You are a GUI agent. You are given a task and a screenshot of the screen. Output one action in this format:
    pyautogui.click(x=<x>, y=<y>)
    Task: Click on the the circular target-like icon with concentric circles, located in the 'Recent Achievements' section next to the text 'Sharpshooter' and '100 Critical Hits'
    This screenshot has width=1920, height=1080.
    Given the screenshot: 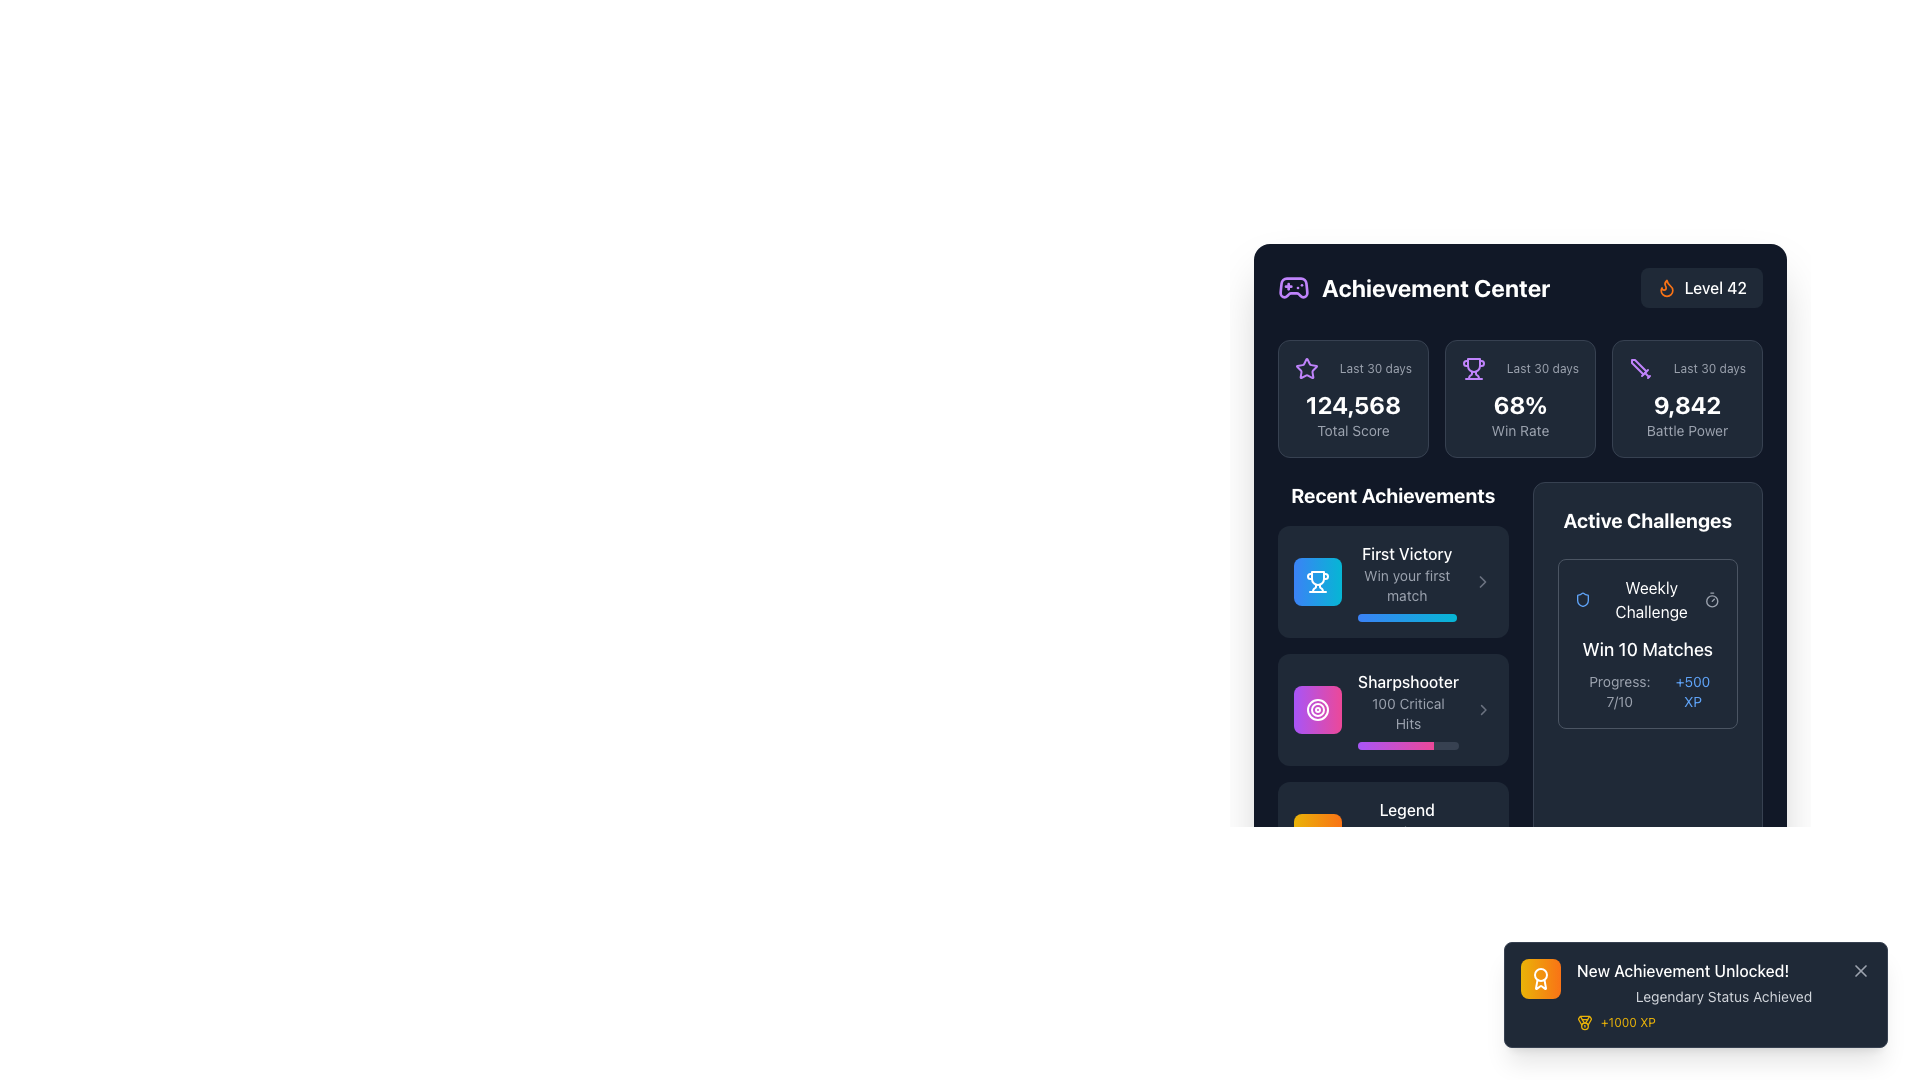 What is the action you would take?
    pyautogui.click(x=1318, y=708)
    